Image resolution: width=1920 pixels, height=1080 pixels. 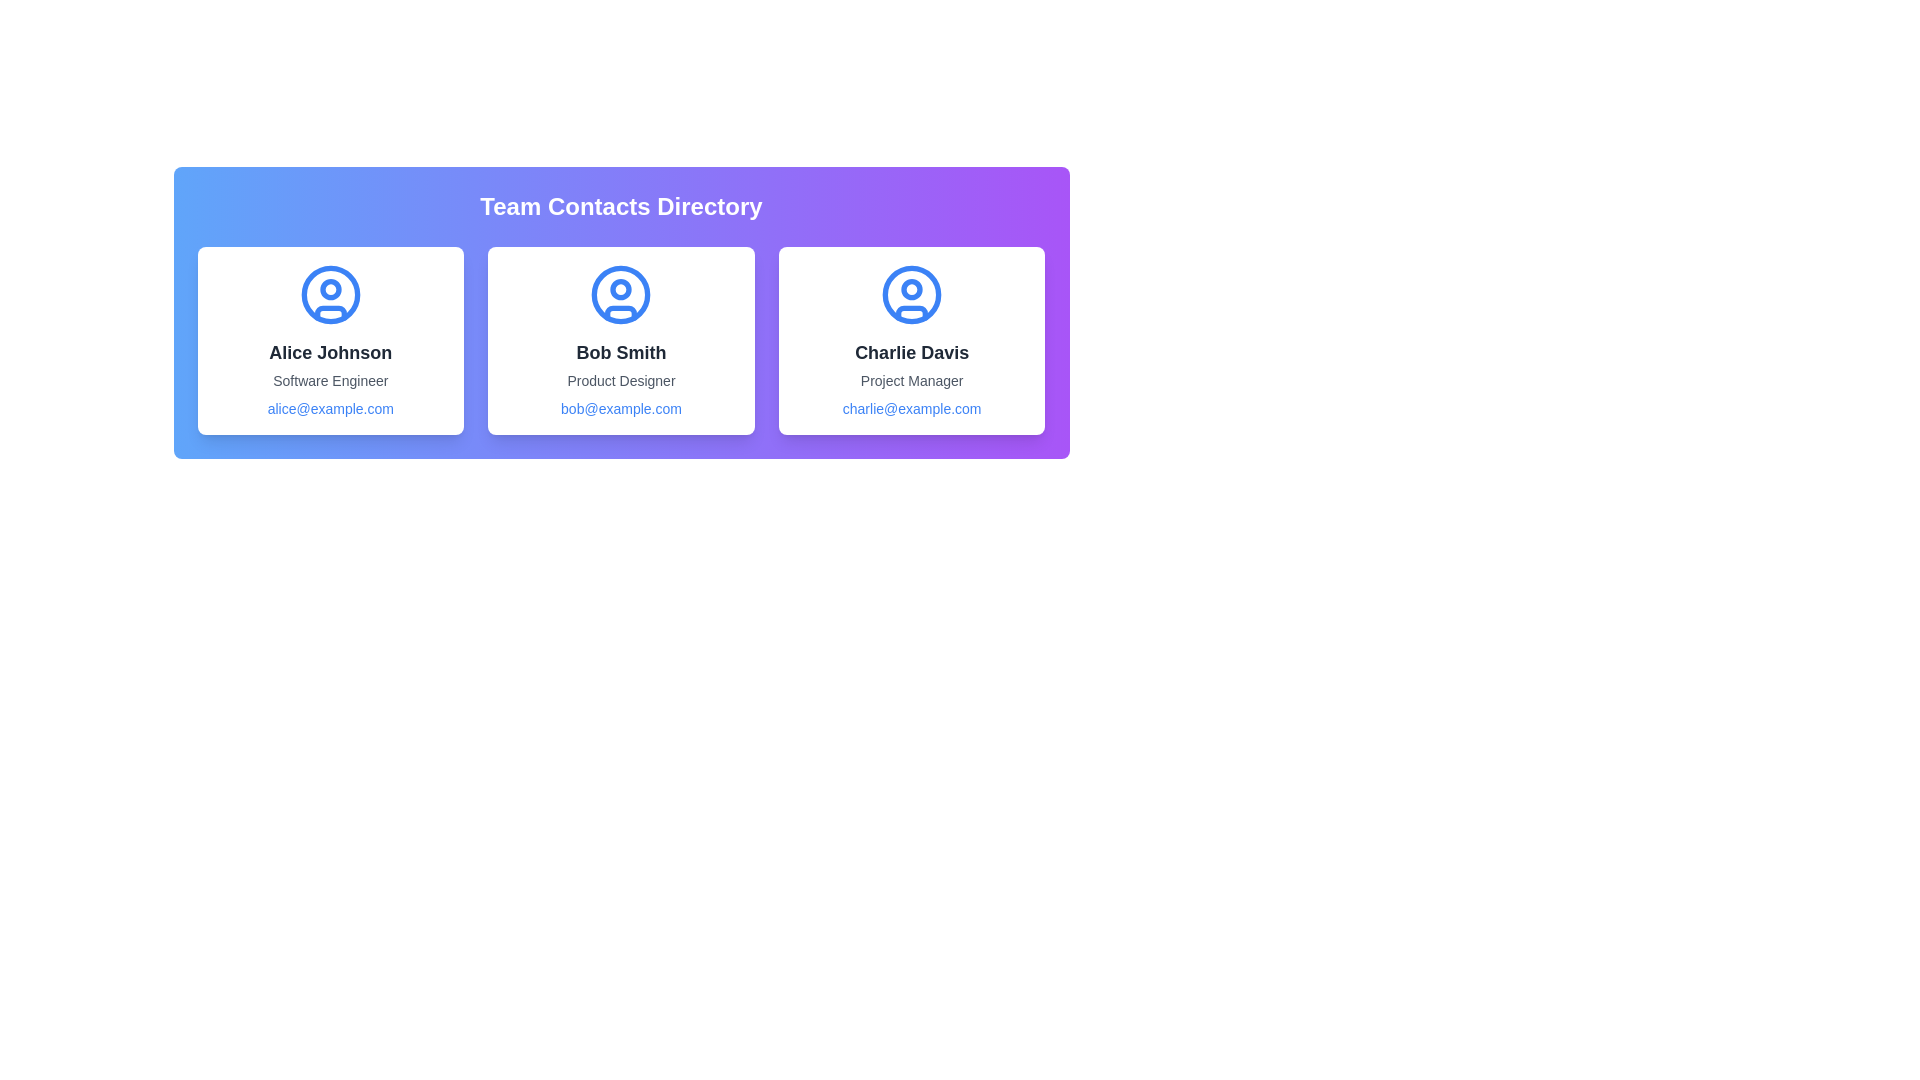 I want to click on the email link of the contact card for Bob Smith, so click(x=620, y=407).